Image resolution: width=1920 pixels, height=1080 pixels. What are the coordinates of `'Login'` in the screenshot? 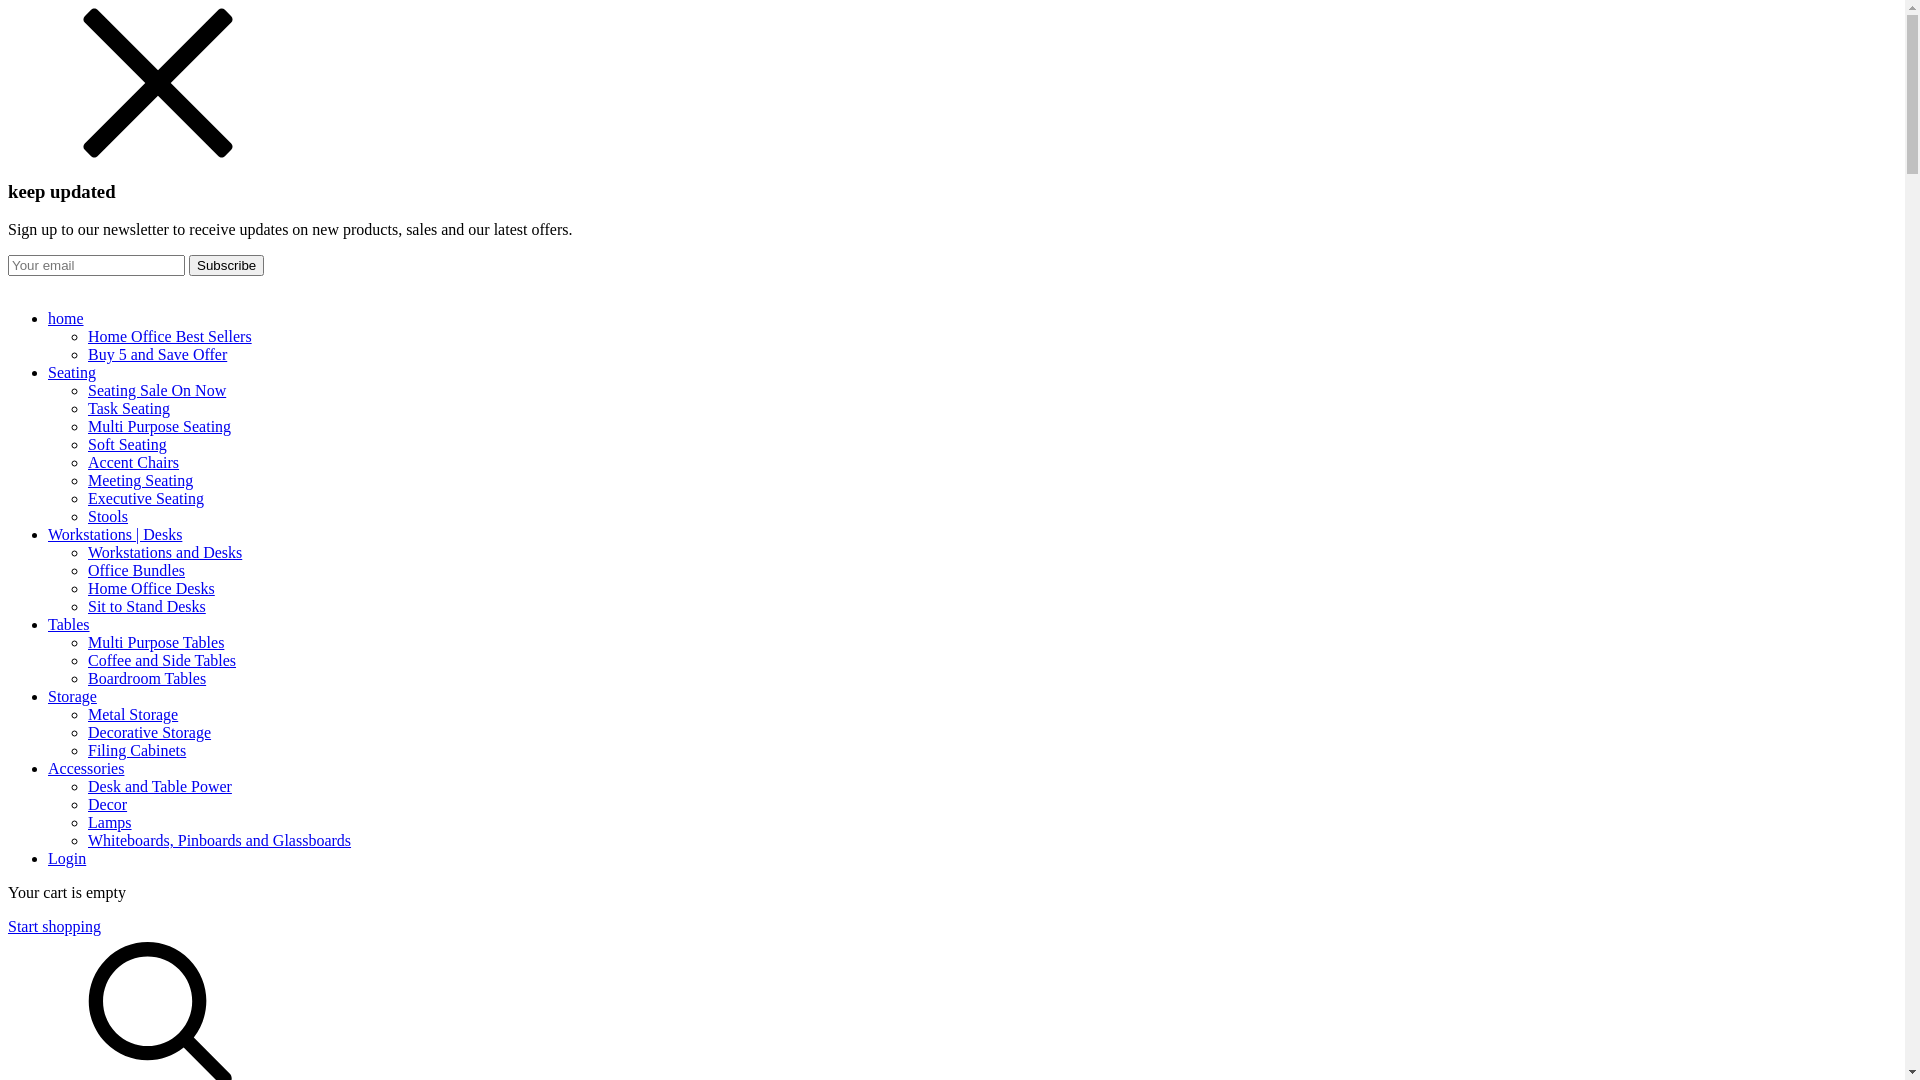 It's located at (67, 857).